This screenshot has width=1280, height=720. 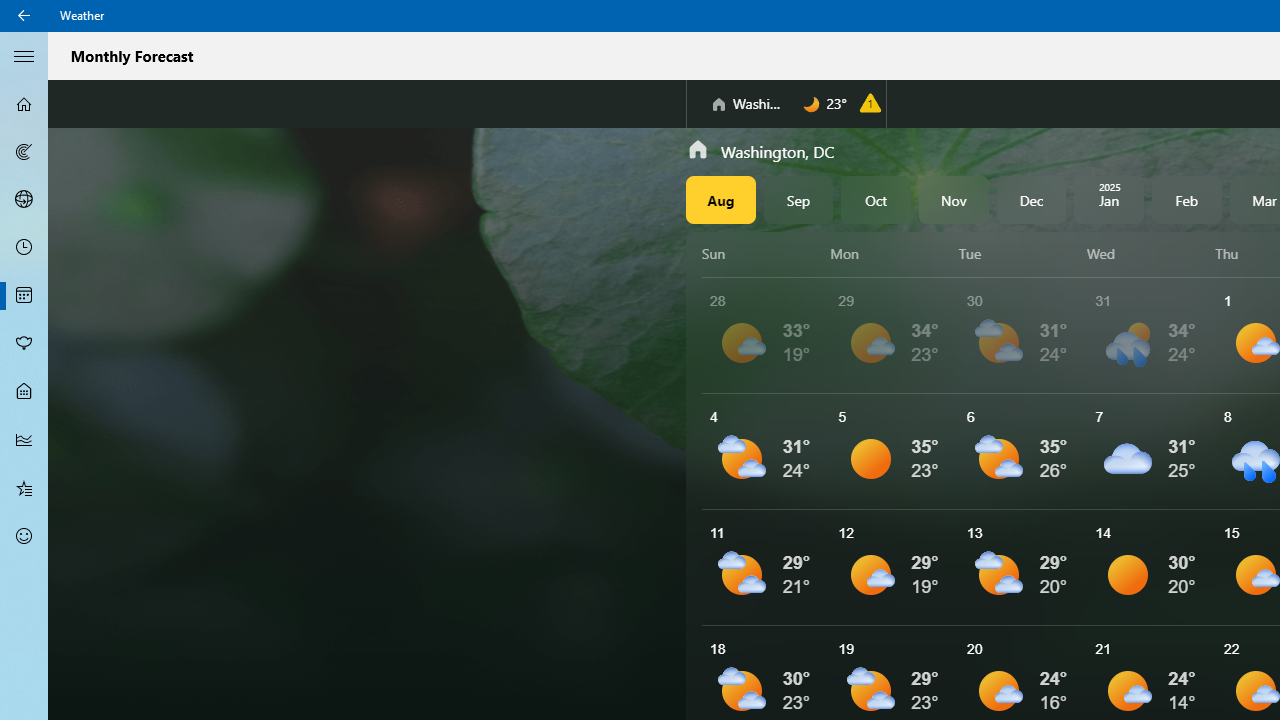 What do you see at coordinates (24, 438) in the screenshot?
I see `'Historical Weather - Not Selected'` at bounding box center [24, 438].